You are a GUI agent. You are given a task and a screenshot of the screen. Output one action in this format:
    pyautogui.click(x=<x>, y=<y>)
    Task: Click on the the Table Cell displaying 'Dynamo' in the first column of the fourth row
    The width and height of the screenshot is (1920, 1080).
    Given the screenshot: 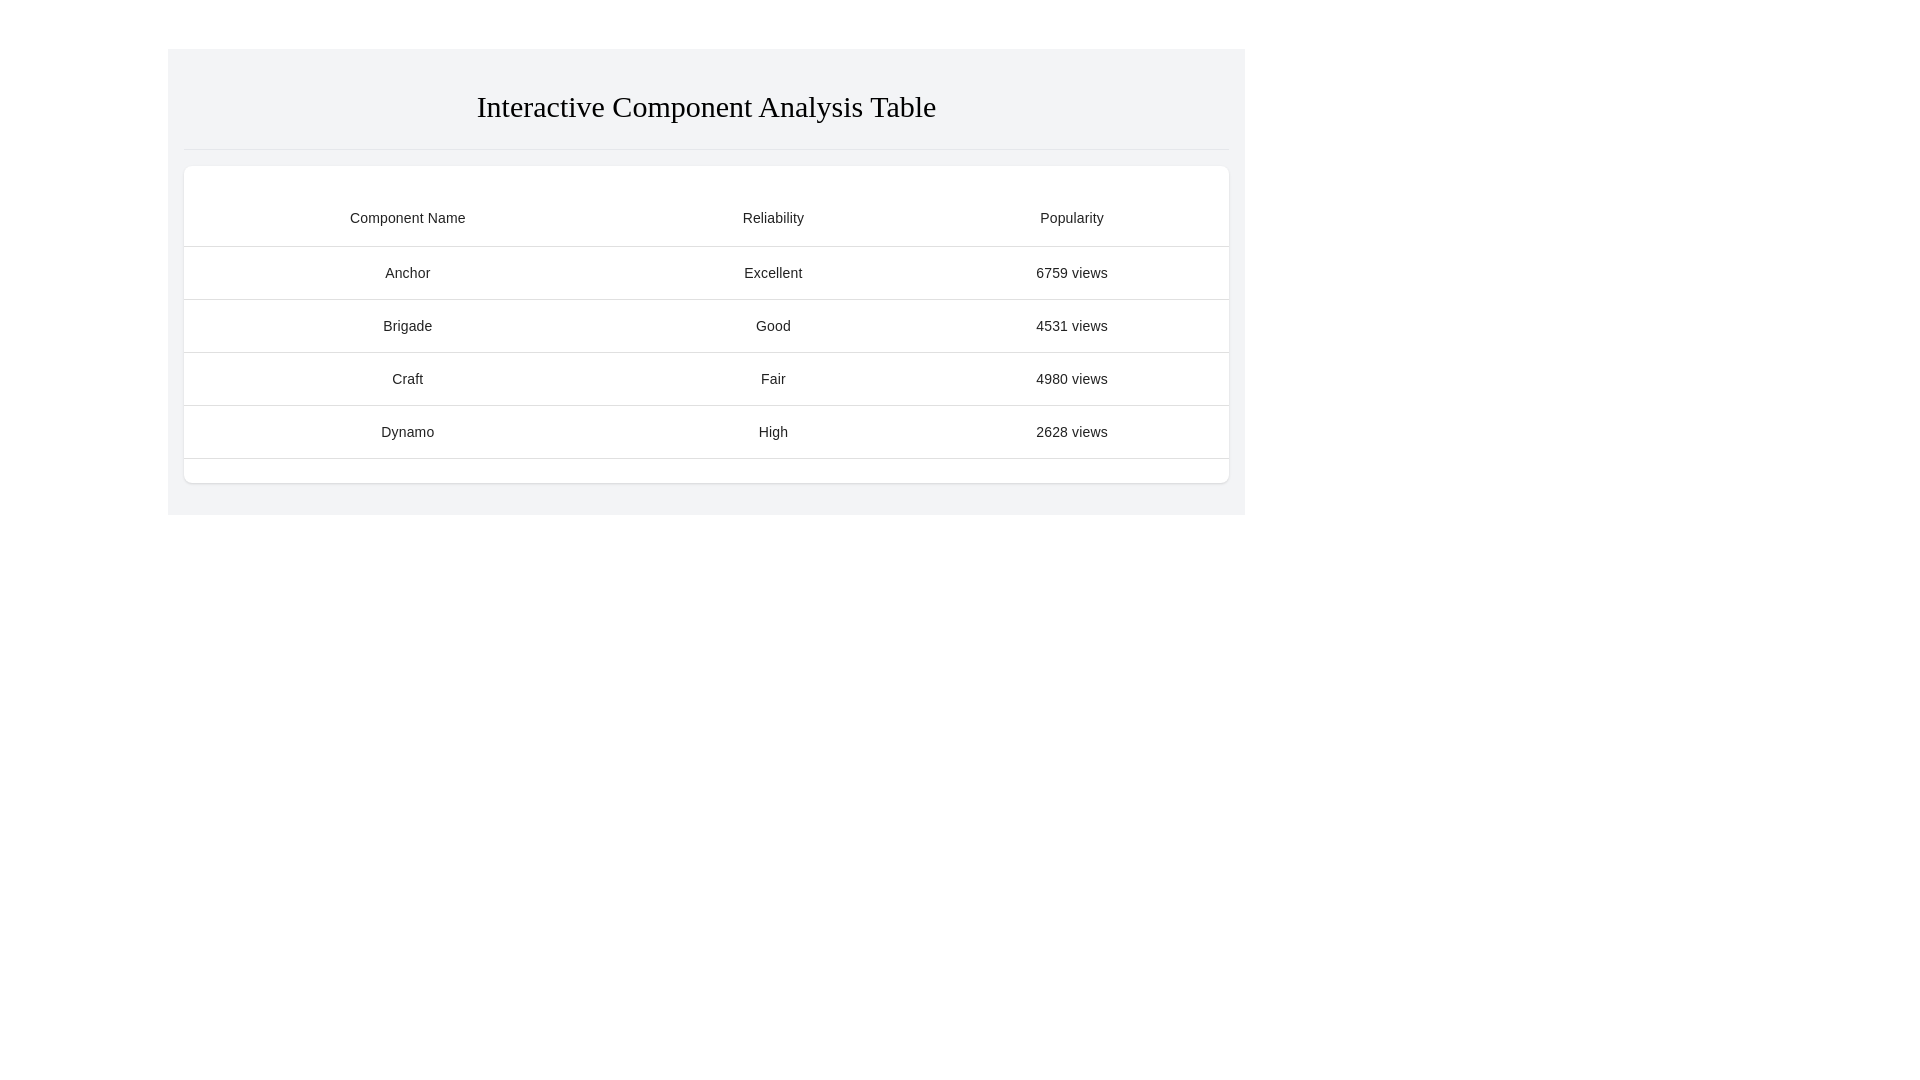 What is the action you would take?
    pyautogui.click(x=406, y=431)
    